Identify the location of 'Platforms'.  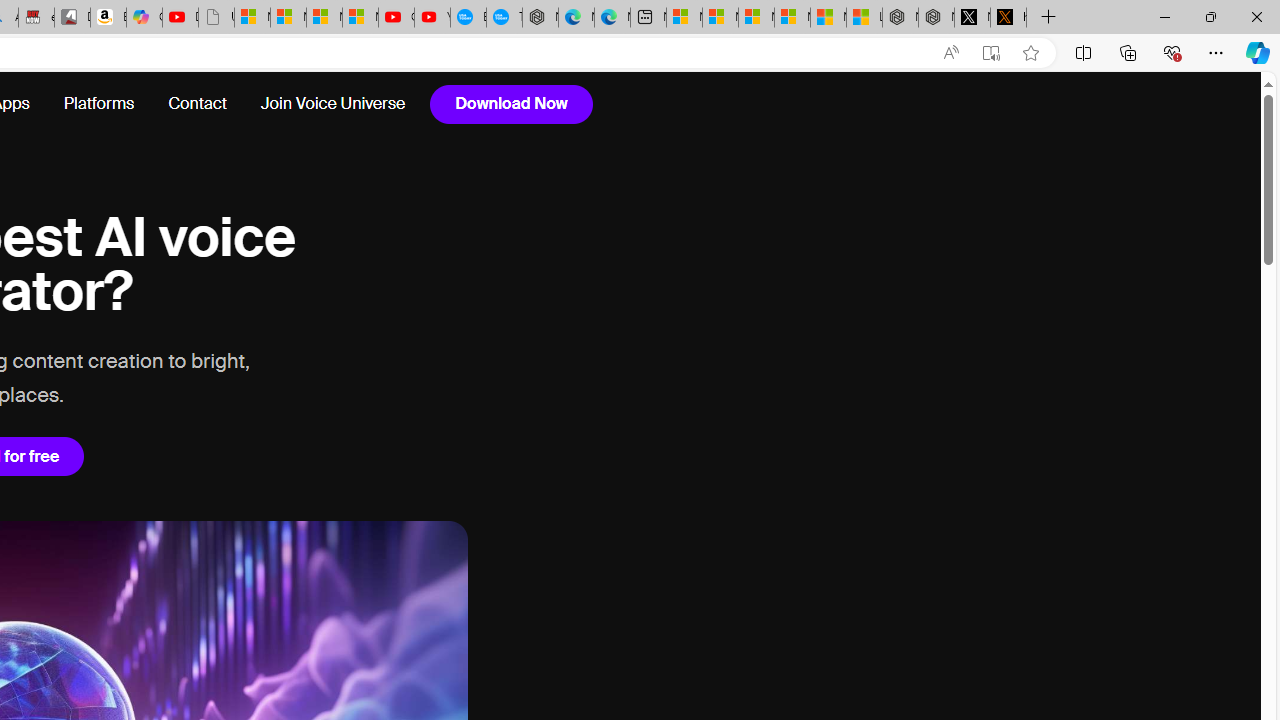
(97, 104).